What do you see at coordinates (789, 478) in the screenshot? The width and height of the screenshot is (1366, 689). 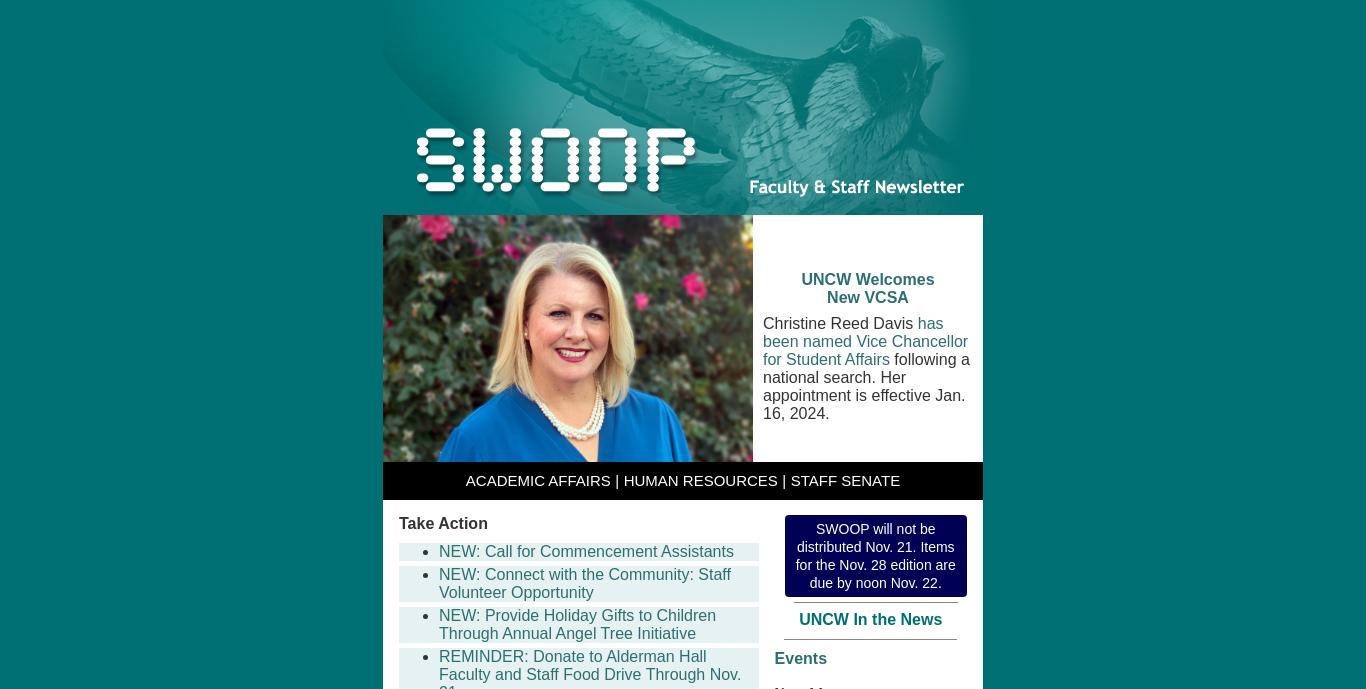 I see `'STAFF SENATE'` at bounding box center [789, 478].